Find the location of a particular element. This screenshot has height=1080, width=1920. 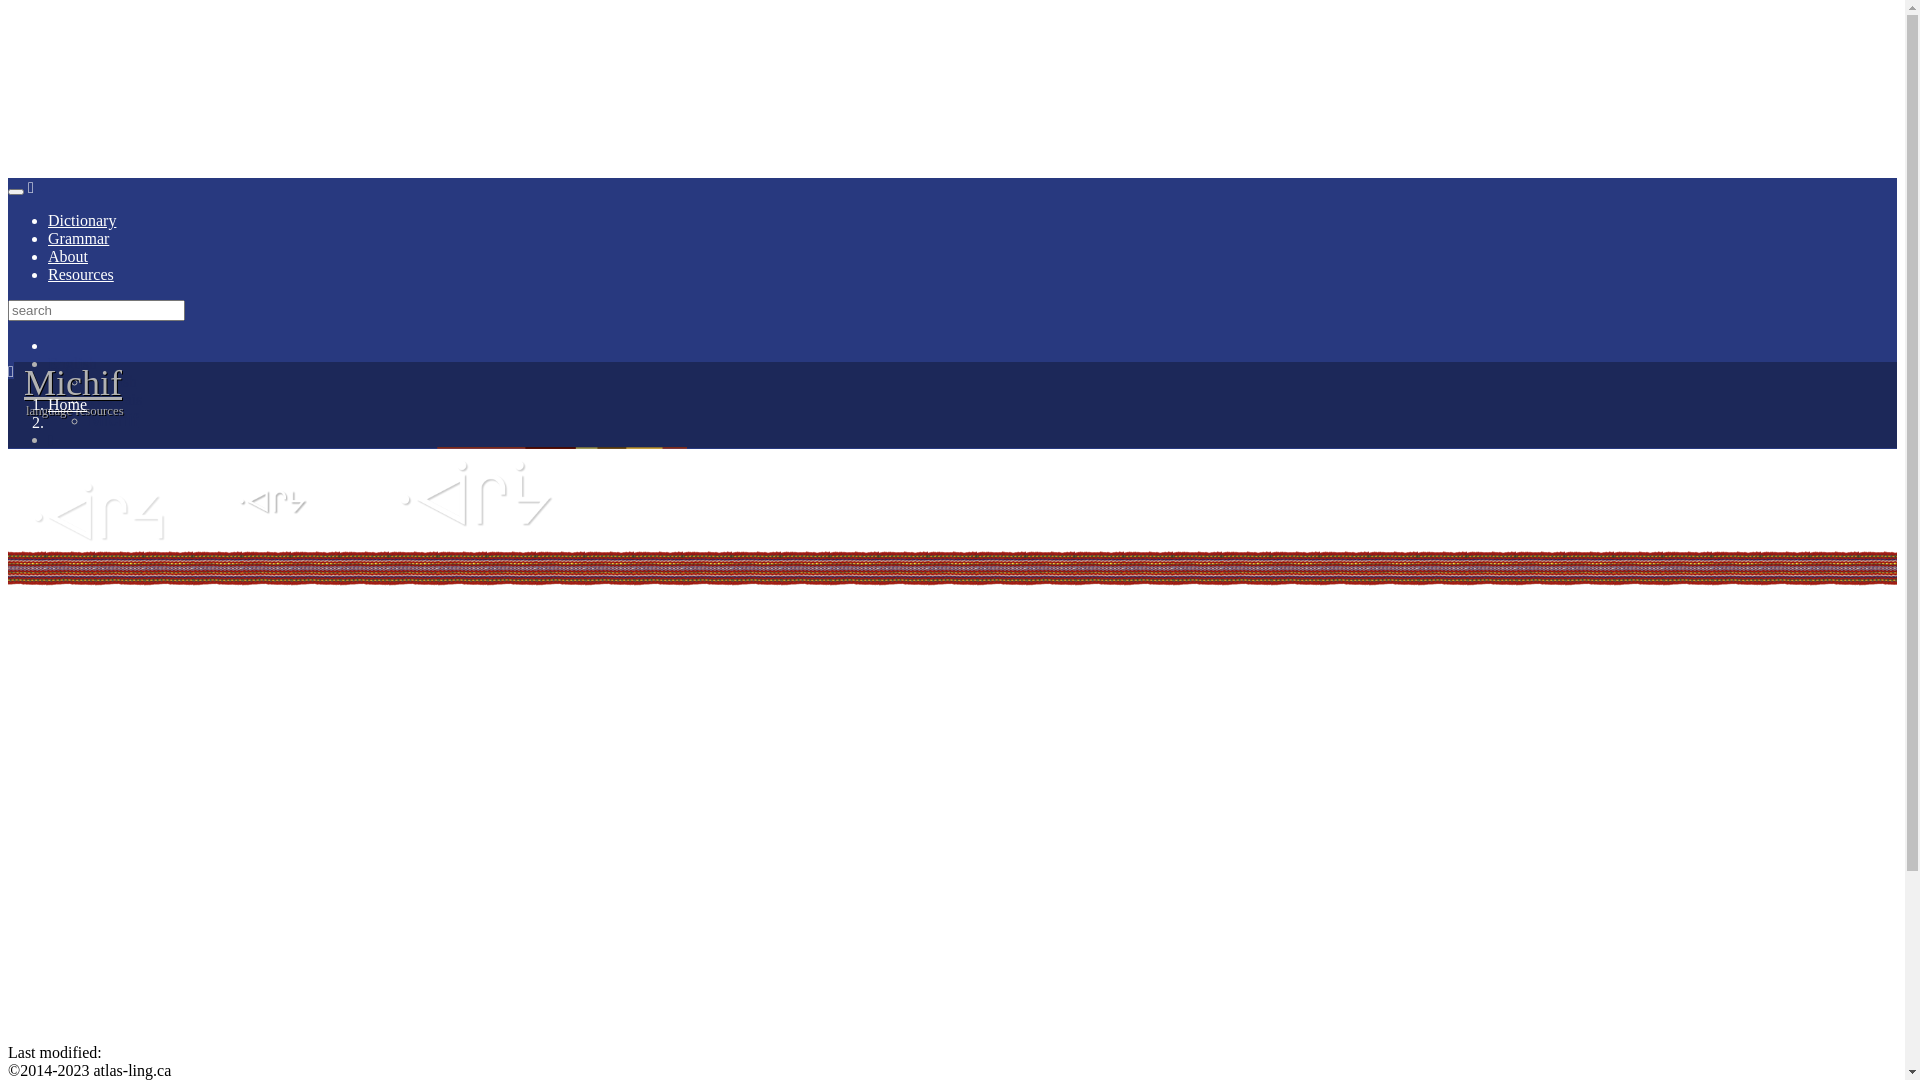

'Dictionary' is located at coordinates (80, 220).